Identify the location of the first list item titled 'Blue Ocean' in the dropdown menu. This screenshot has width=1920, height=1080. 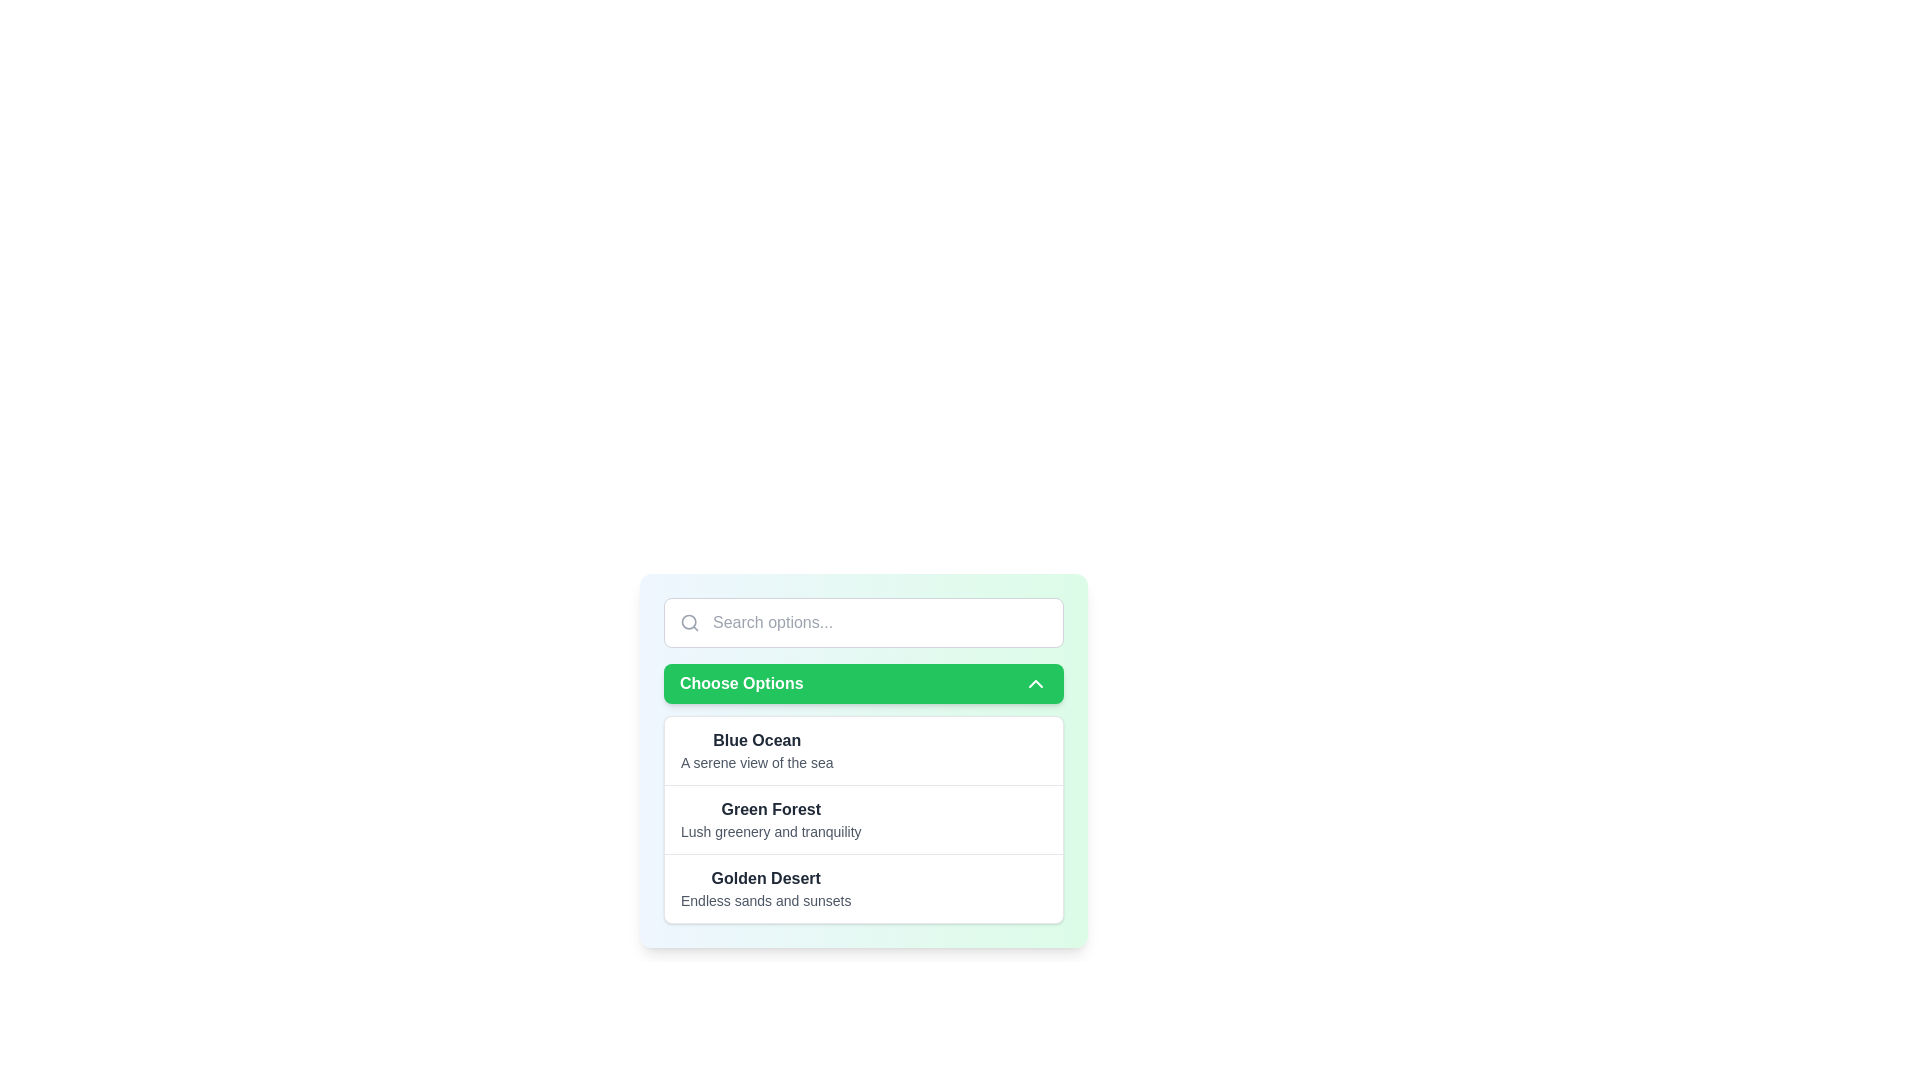
(864, 751).